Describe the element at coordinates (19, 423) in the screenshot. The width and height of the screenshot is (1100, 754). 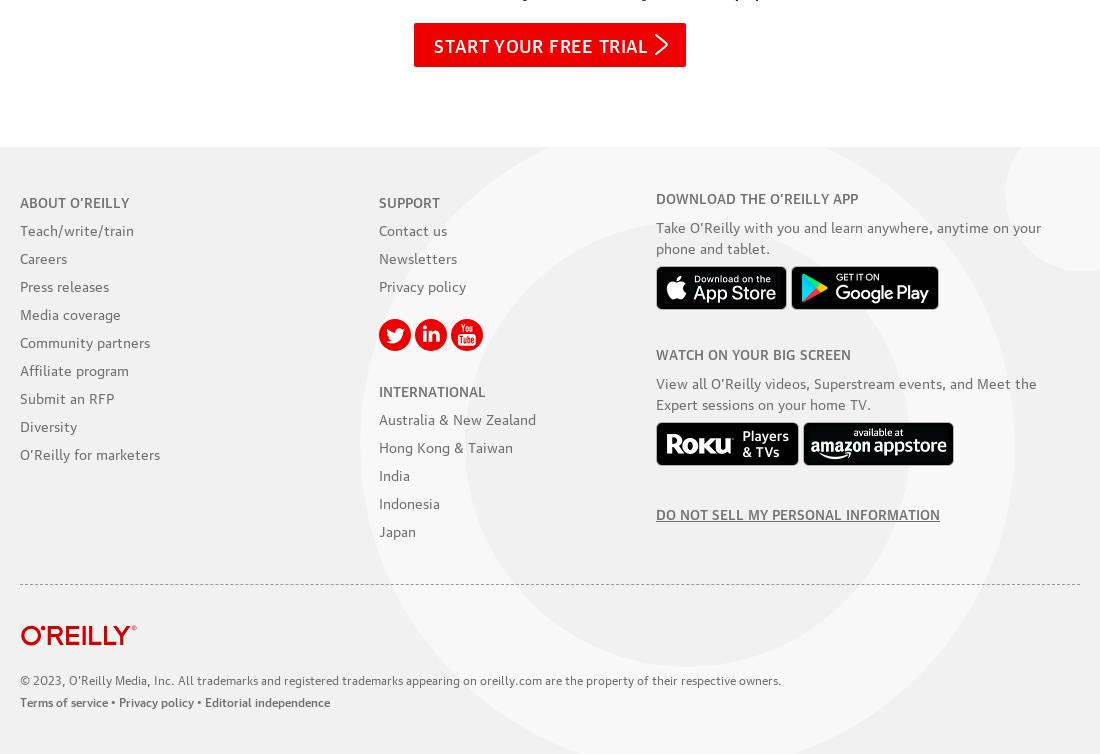
I see `'Diversity'` at that location.